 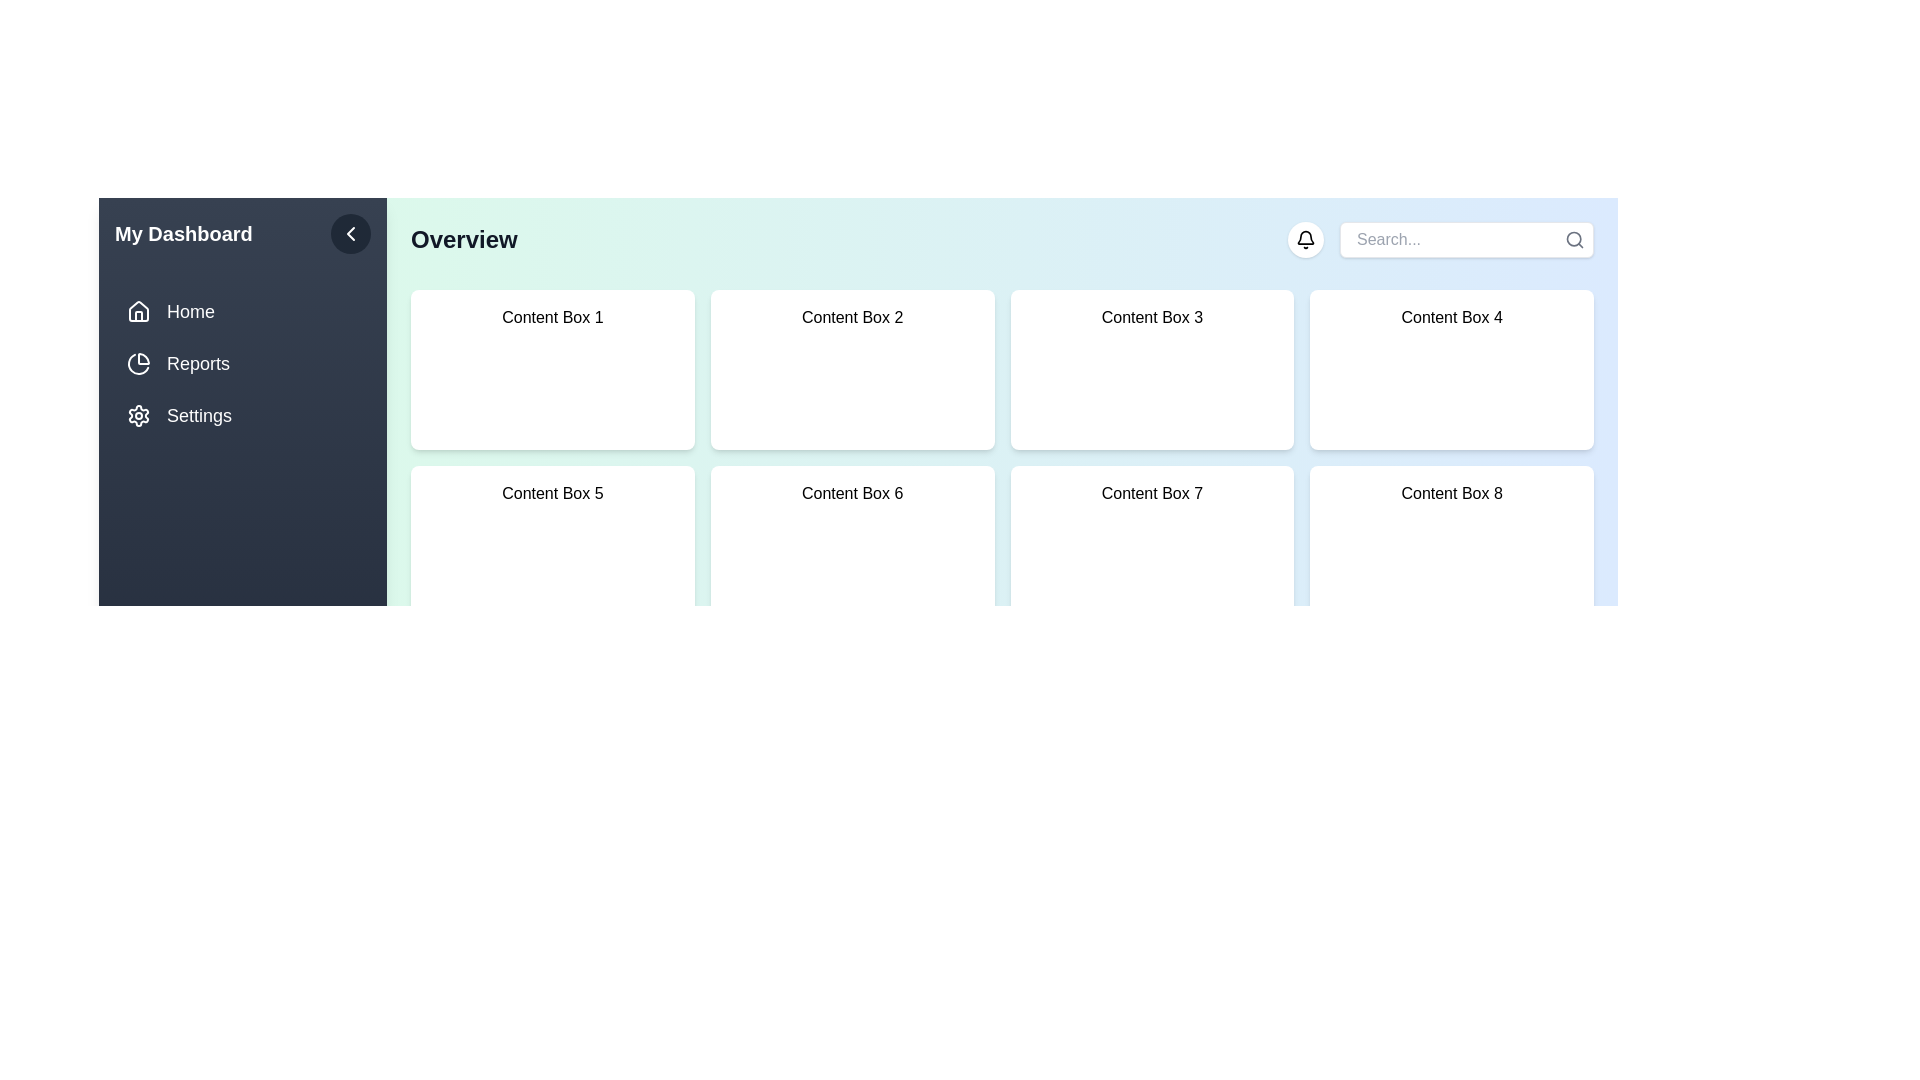 What do you see at coordinates (242, 363) in the screenshot?
I see `the navigation item Reports in the sidebar` at bounding box center [242, 363].